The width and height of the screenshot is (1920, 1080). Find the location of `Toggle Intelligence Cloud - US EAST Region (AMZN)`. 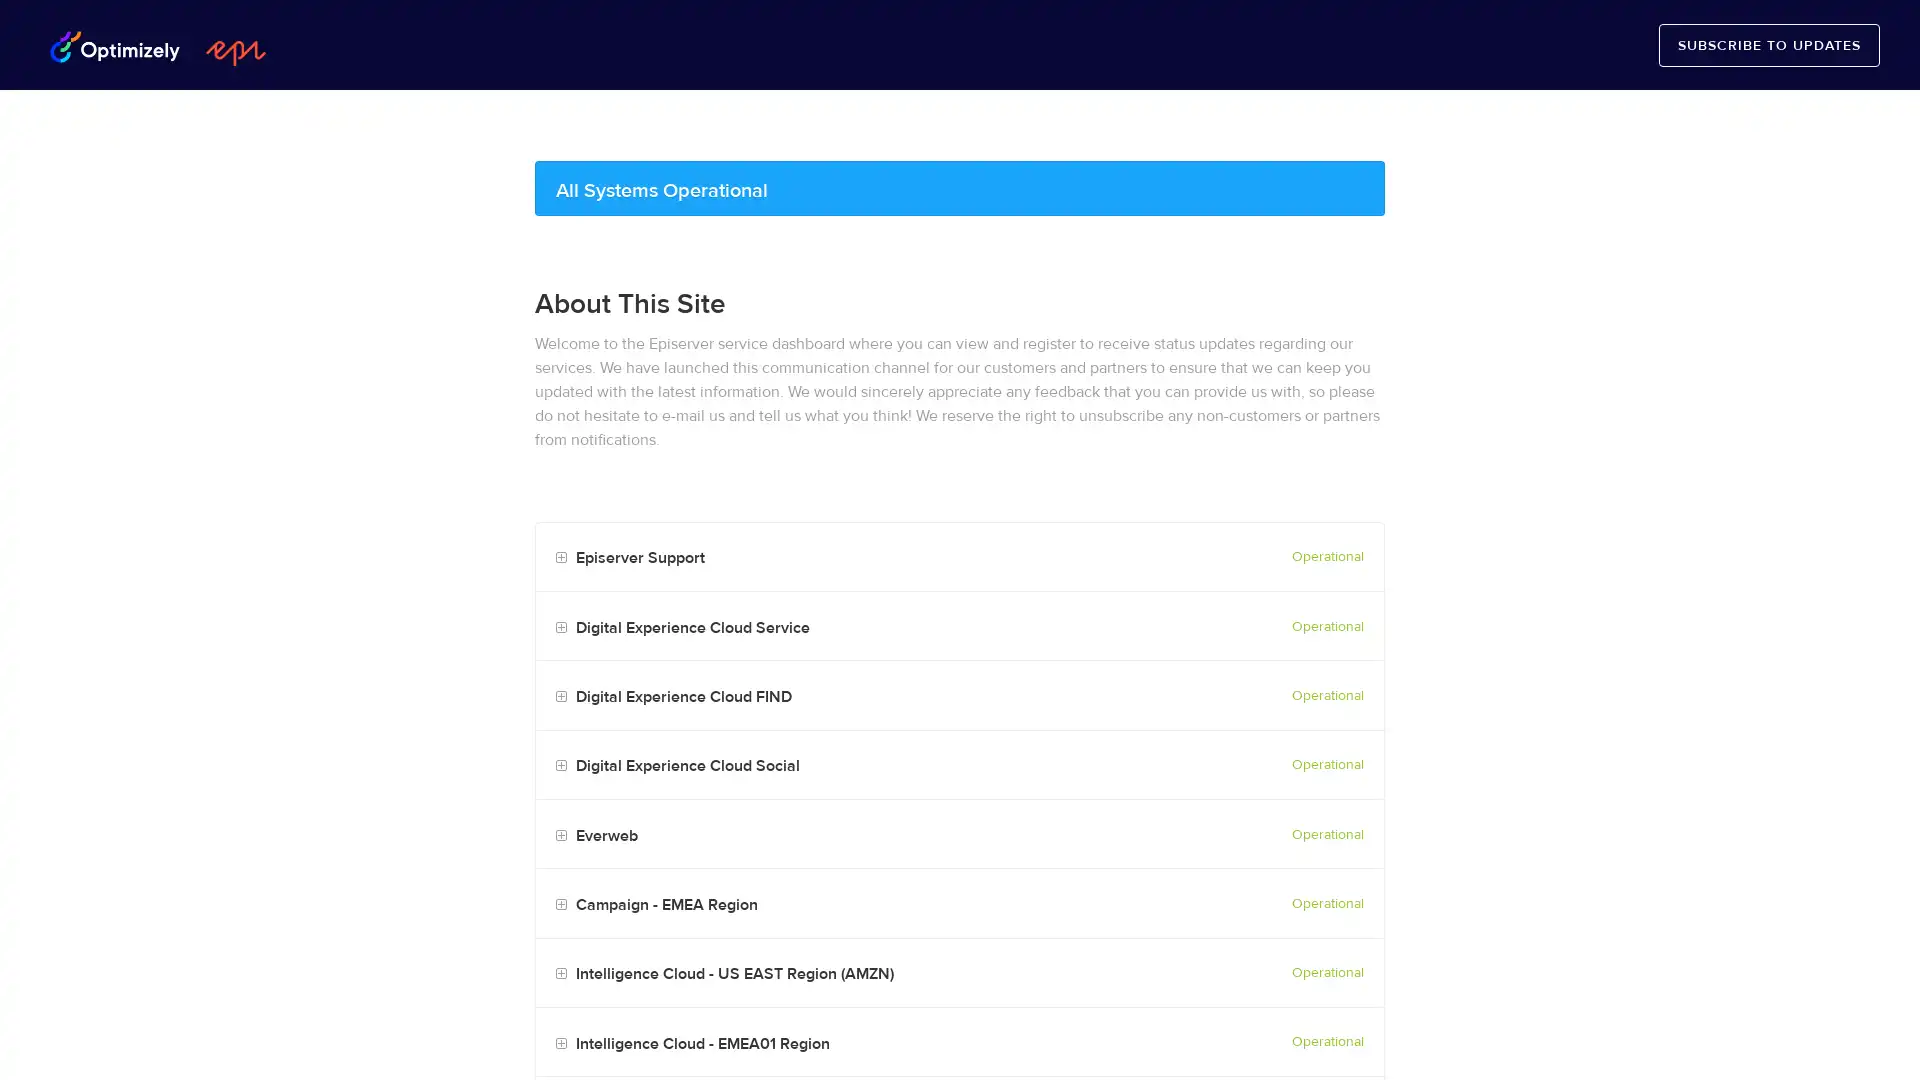

Toggle Intelligence Cloud - US EAST Region (AMZN) is located at coordinates (560, 973).